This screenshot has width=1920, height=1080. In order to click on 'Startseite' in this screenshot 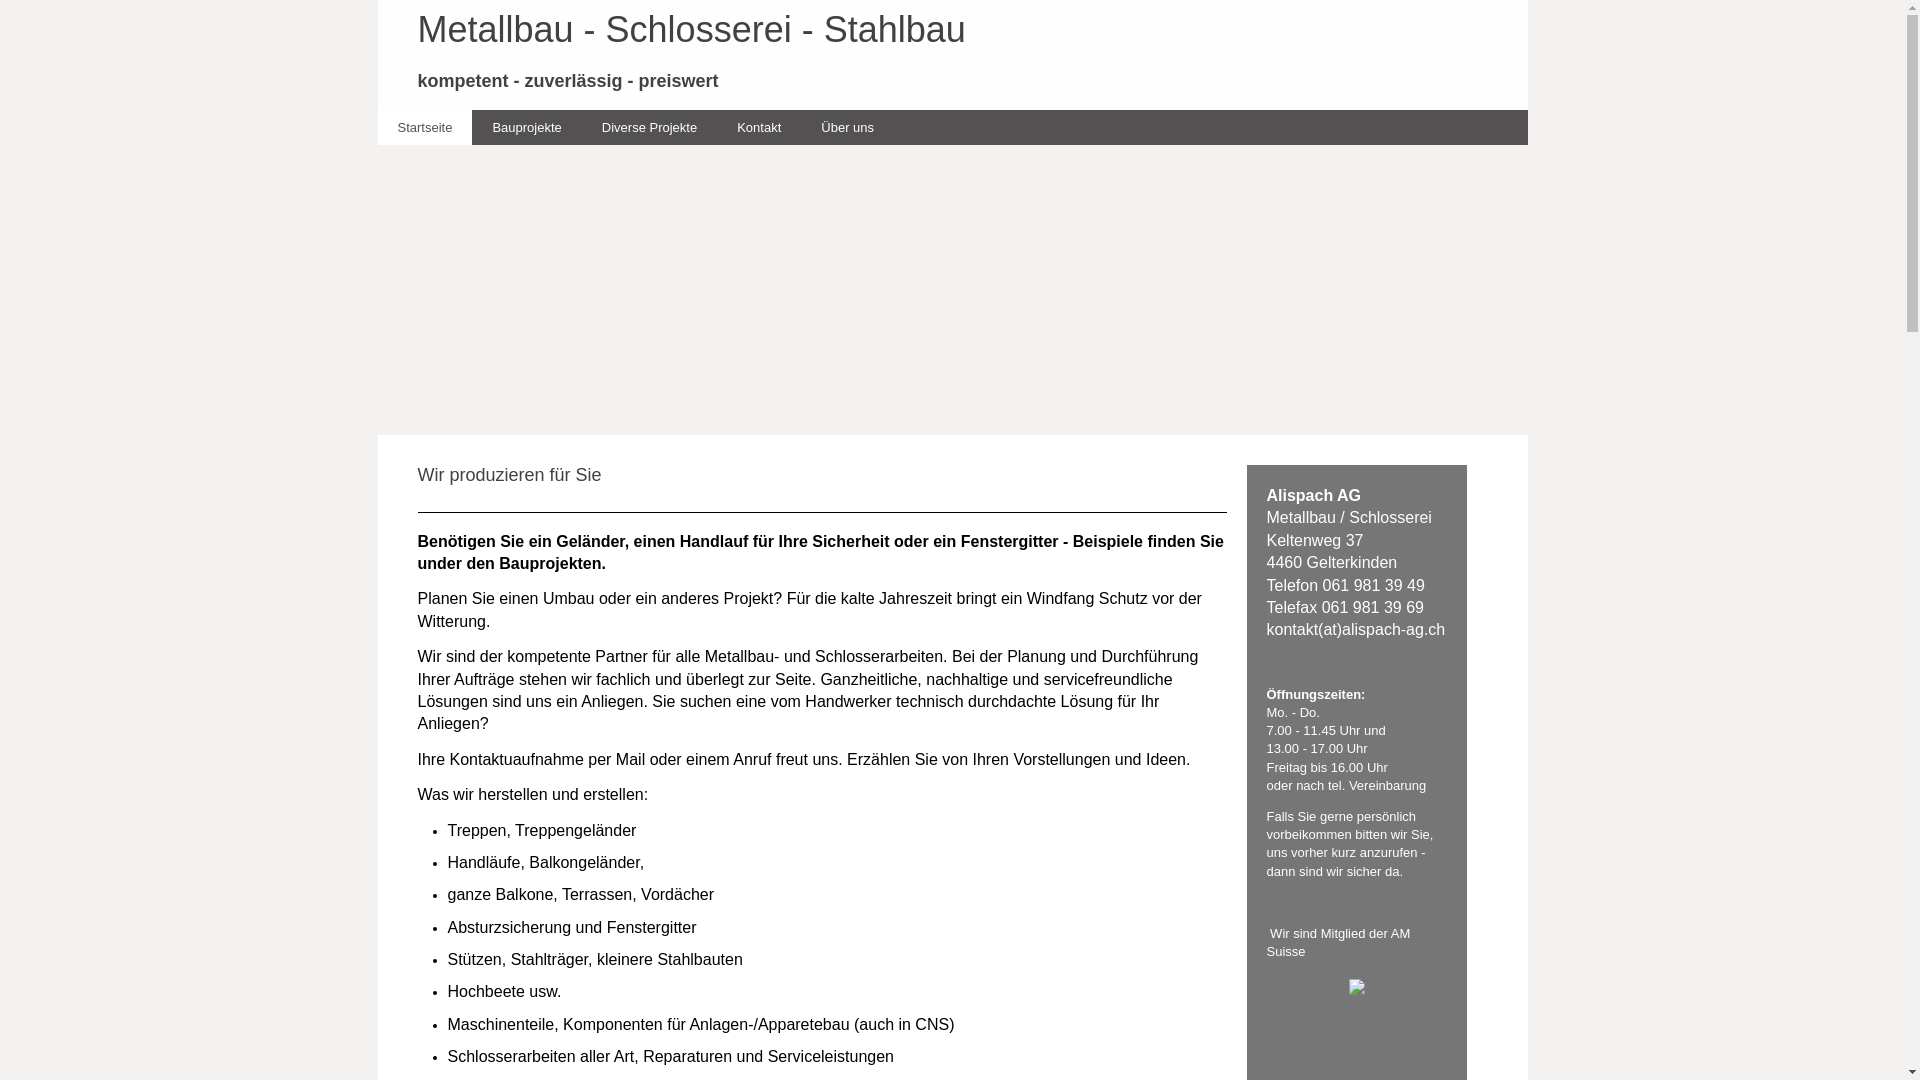, I will do `click(424, 127)`.